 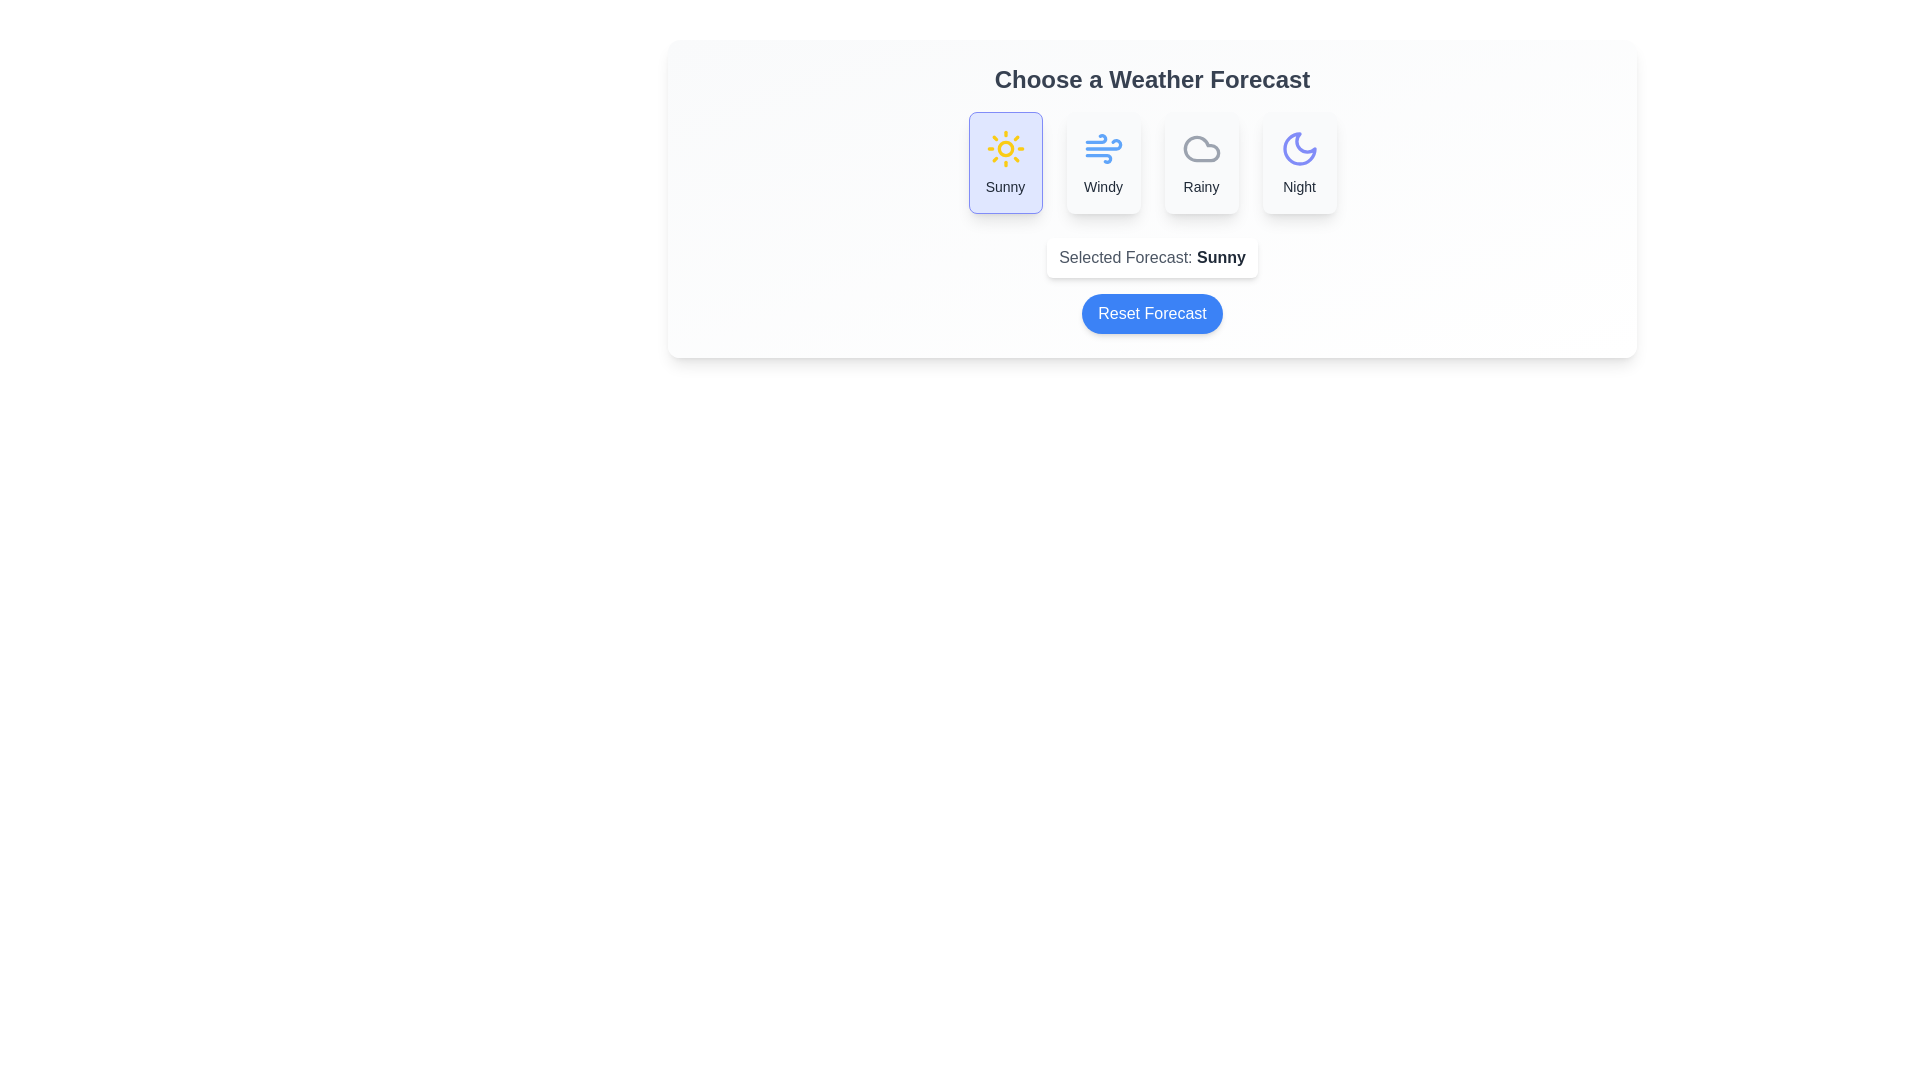 What do you see at coordinates (1005, 161) in the screenshot?
I see `the forecast option Sunny by clicking on the corresponding button` at bounding box center [1005, 161].